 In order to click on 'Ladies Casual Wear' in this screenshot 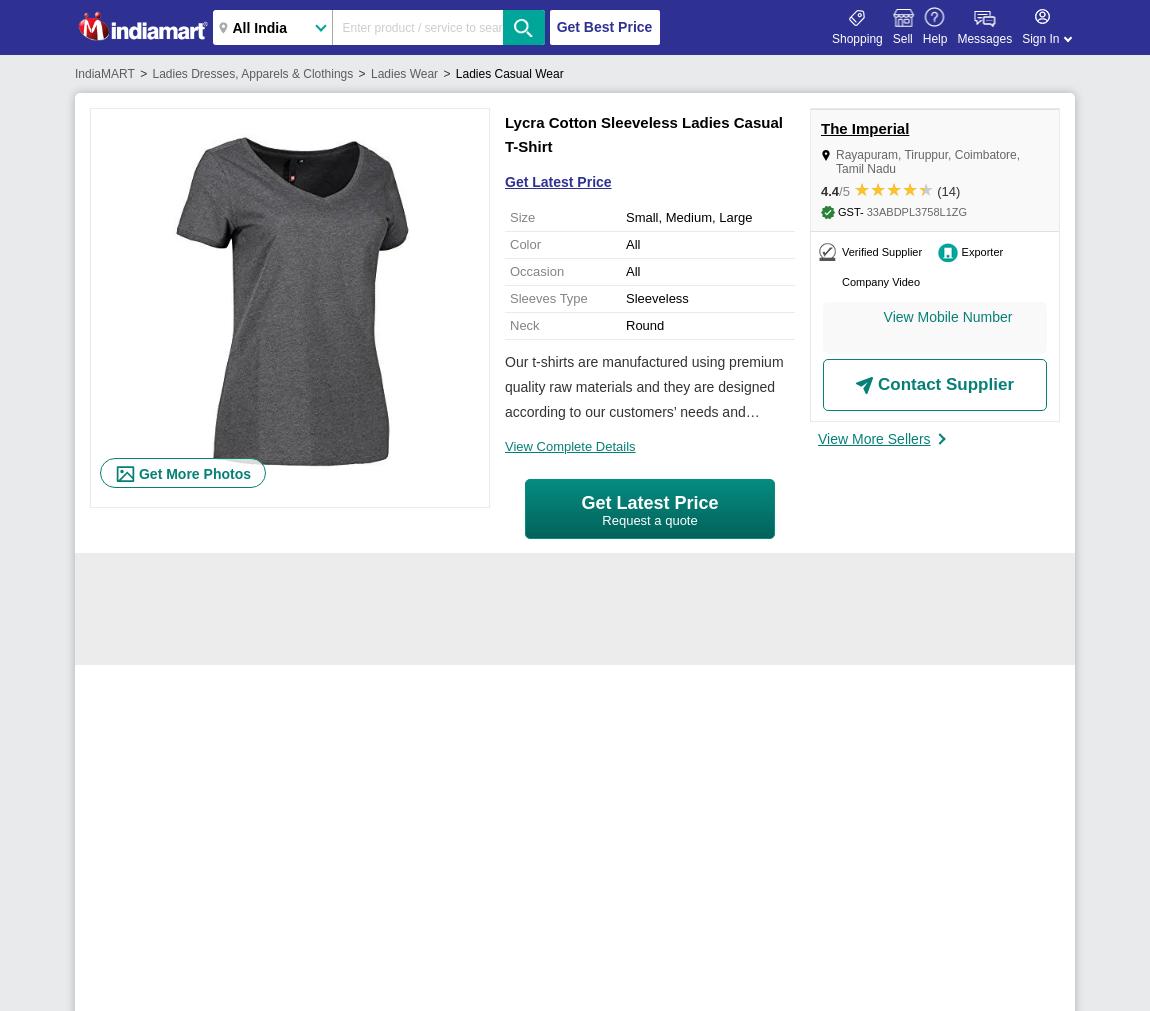, I will do `click(455, 73)`.